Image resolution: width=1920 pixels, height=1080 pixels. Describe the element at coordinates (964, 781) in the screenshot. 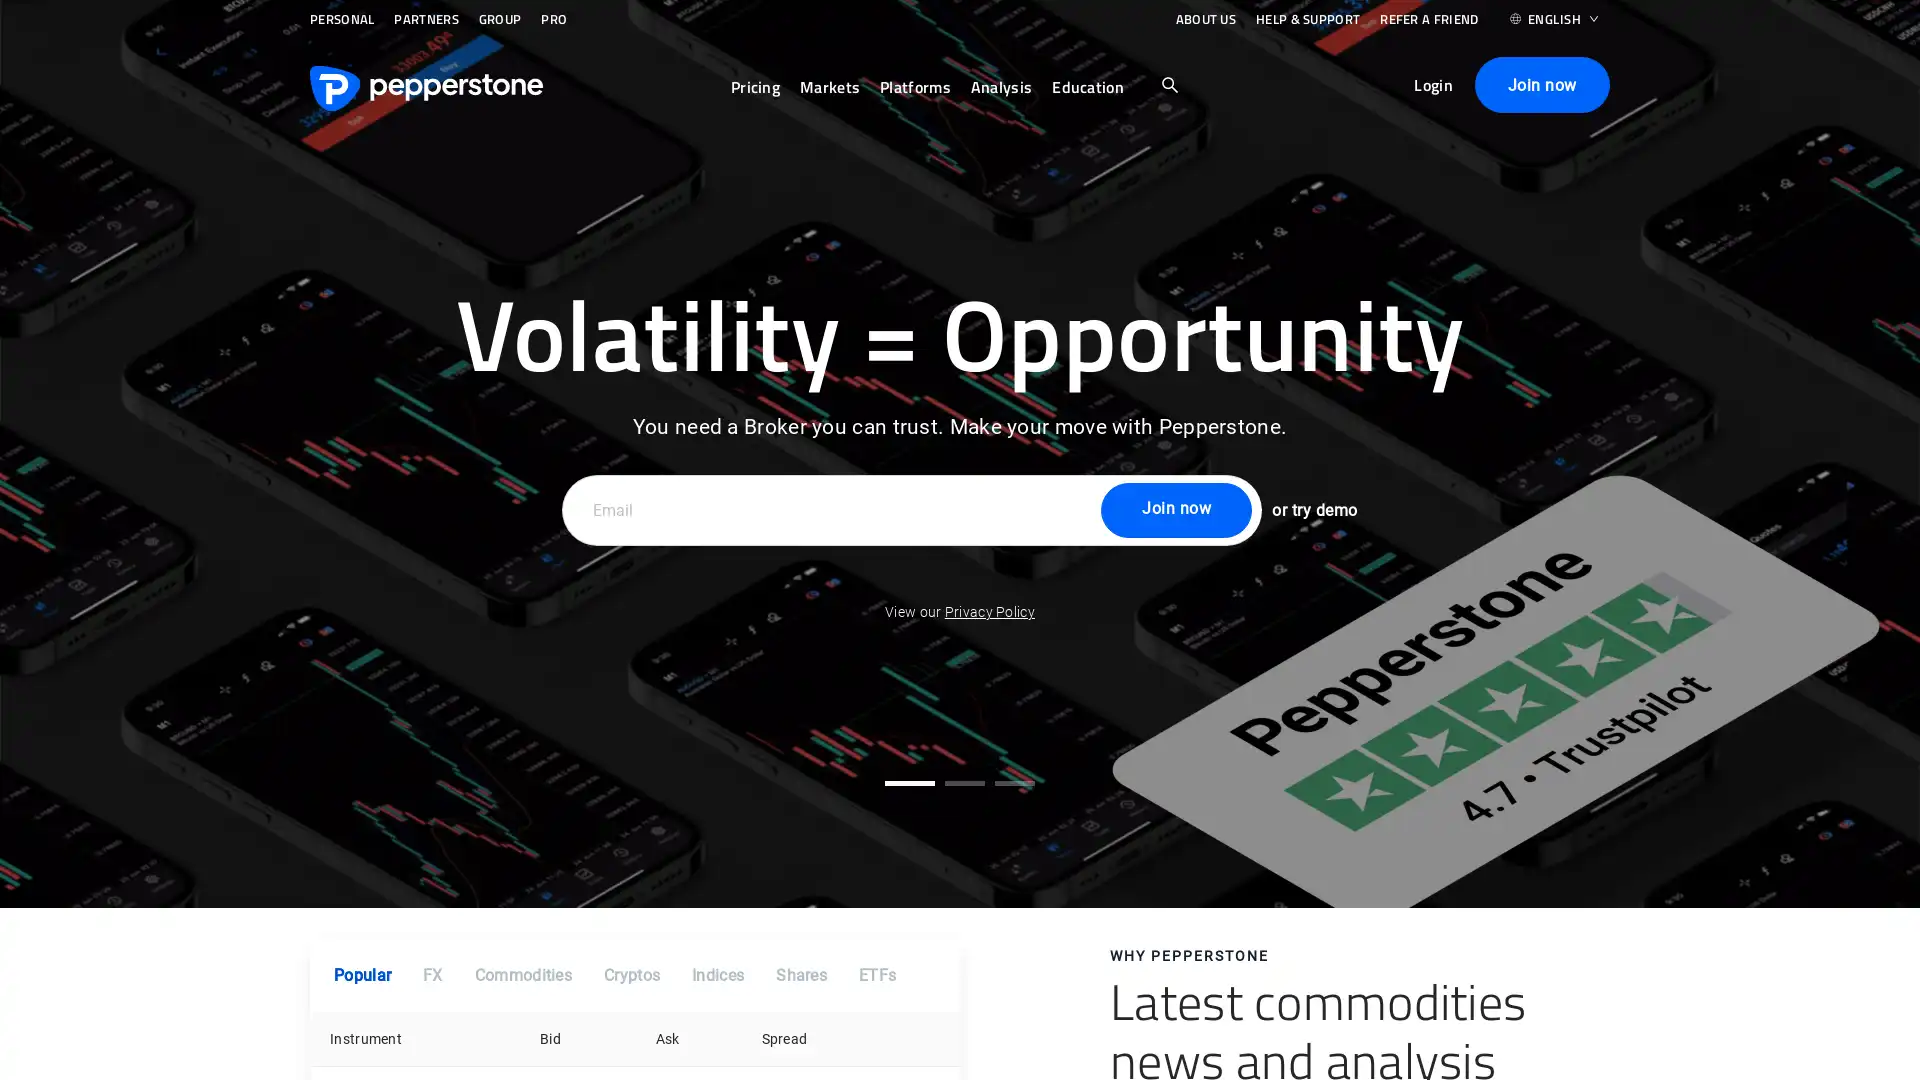

I see `2` at that location.